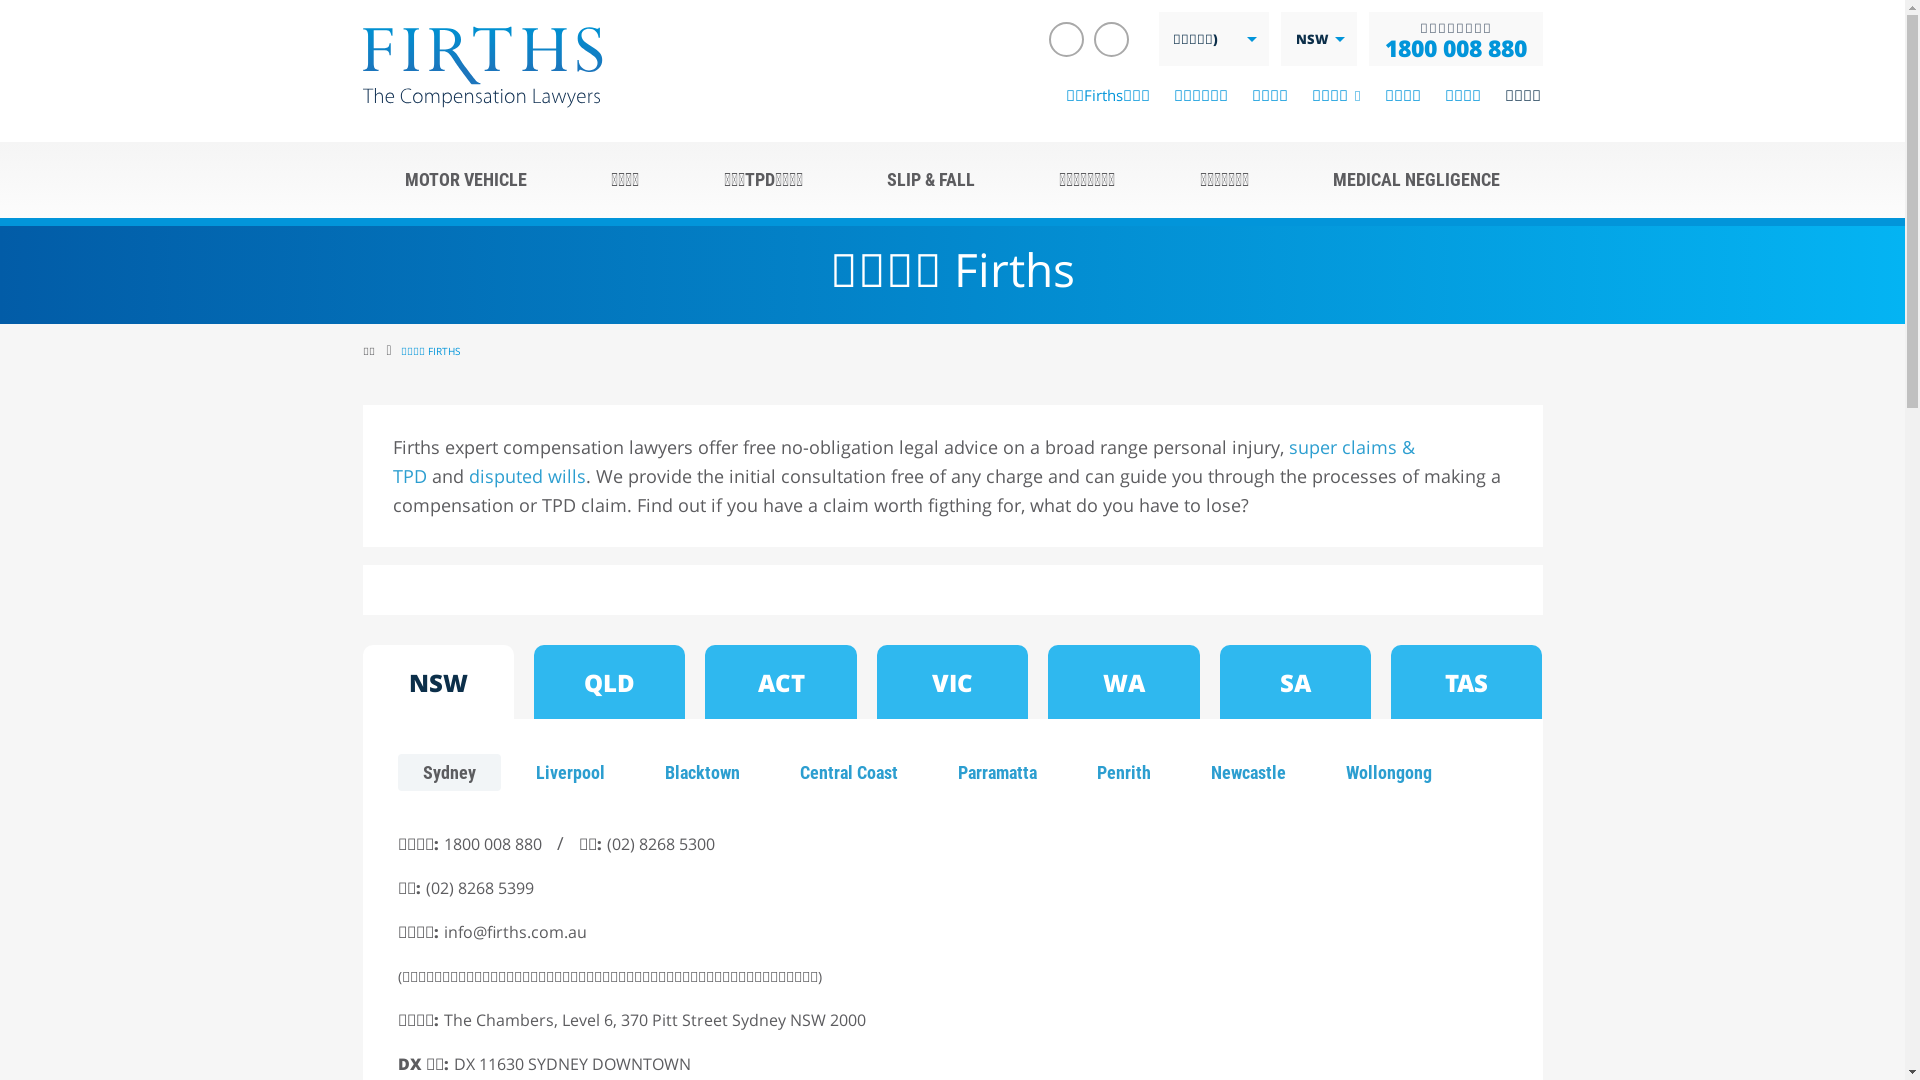 Image resolution: width=1920 pixels, height=1080 pixels. Describe the element at coordinates (448, 771) in the screenshot. I see `'Sydney'` at that location.